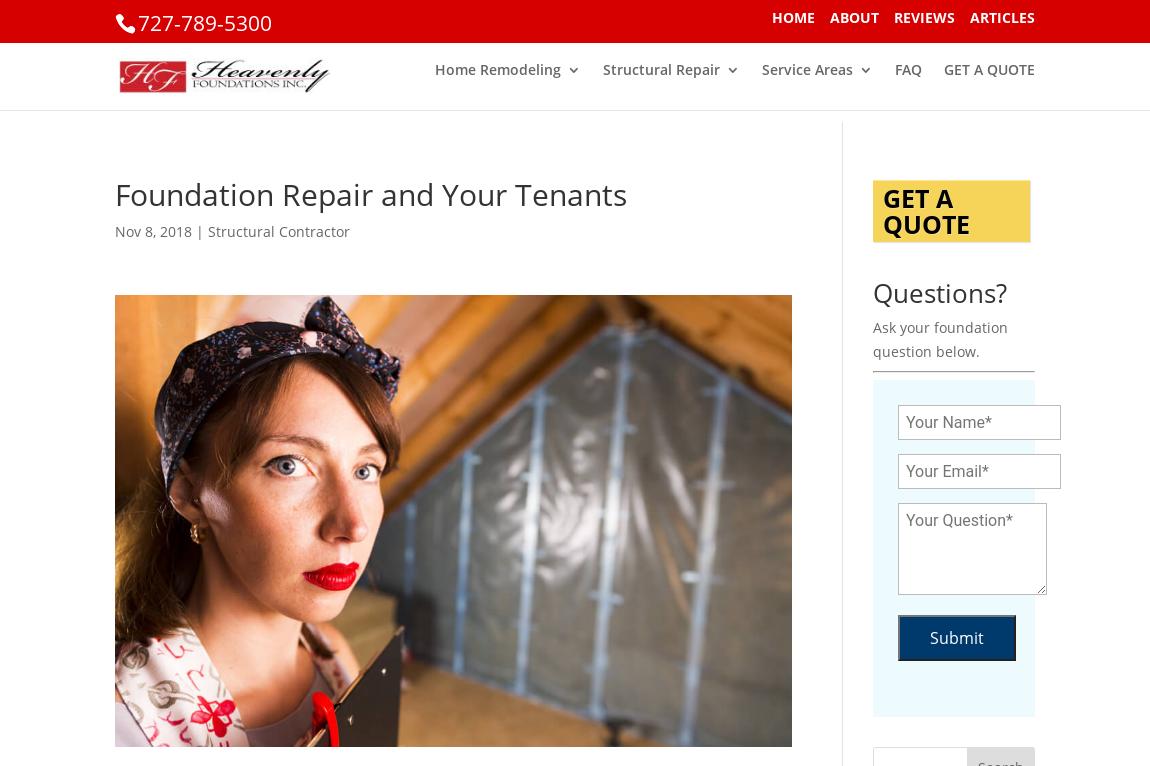  I want to click on 'Types of Damage to Stilts or Pilings', so click(882, 542).